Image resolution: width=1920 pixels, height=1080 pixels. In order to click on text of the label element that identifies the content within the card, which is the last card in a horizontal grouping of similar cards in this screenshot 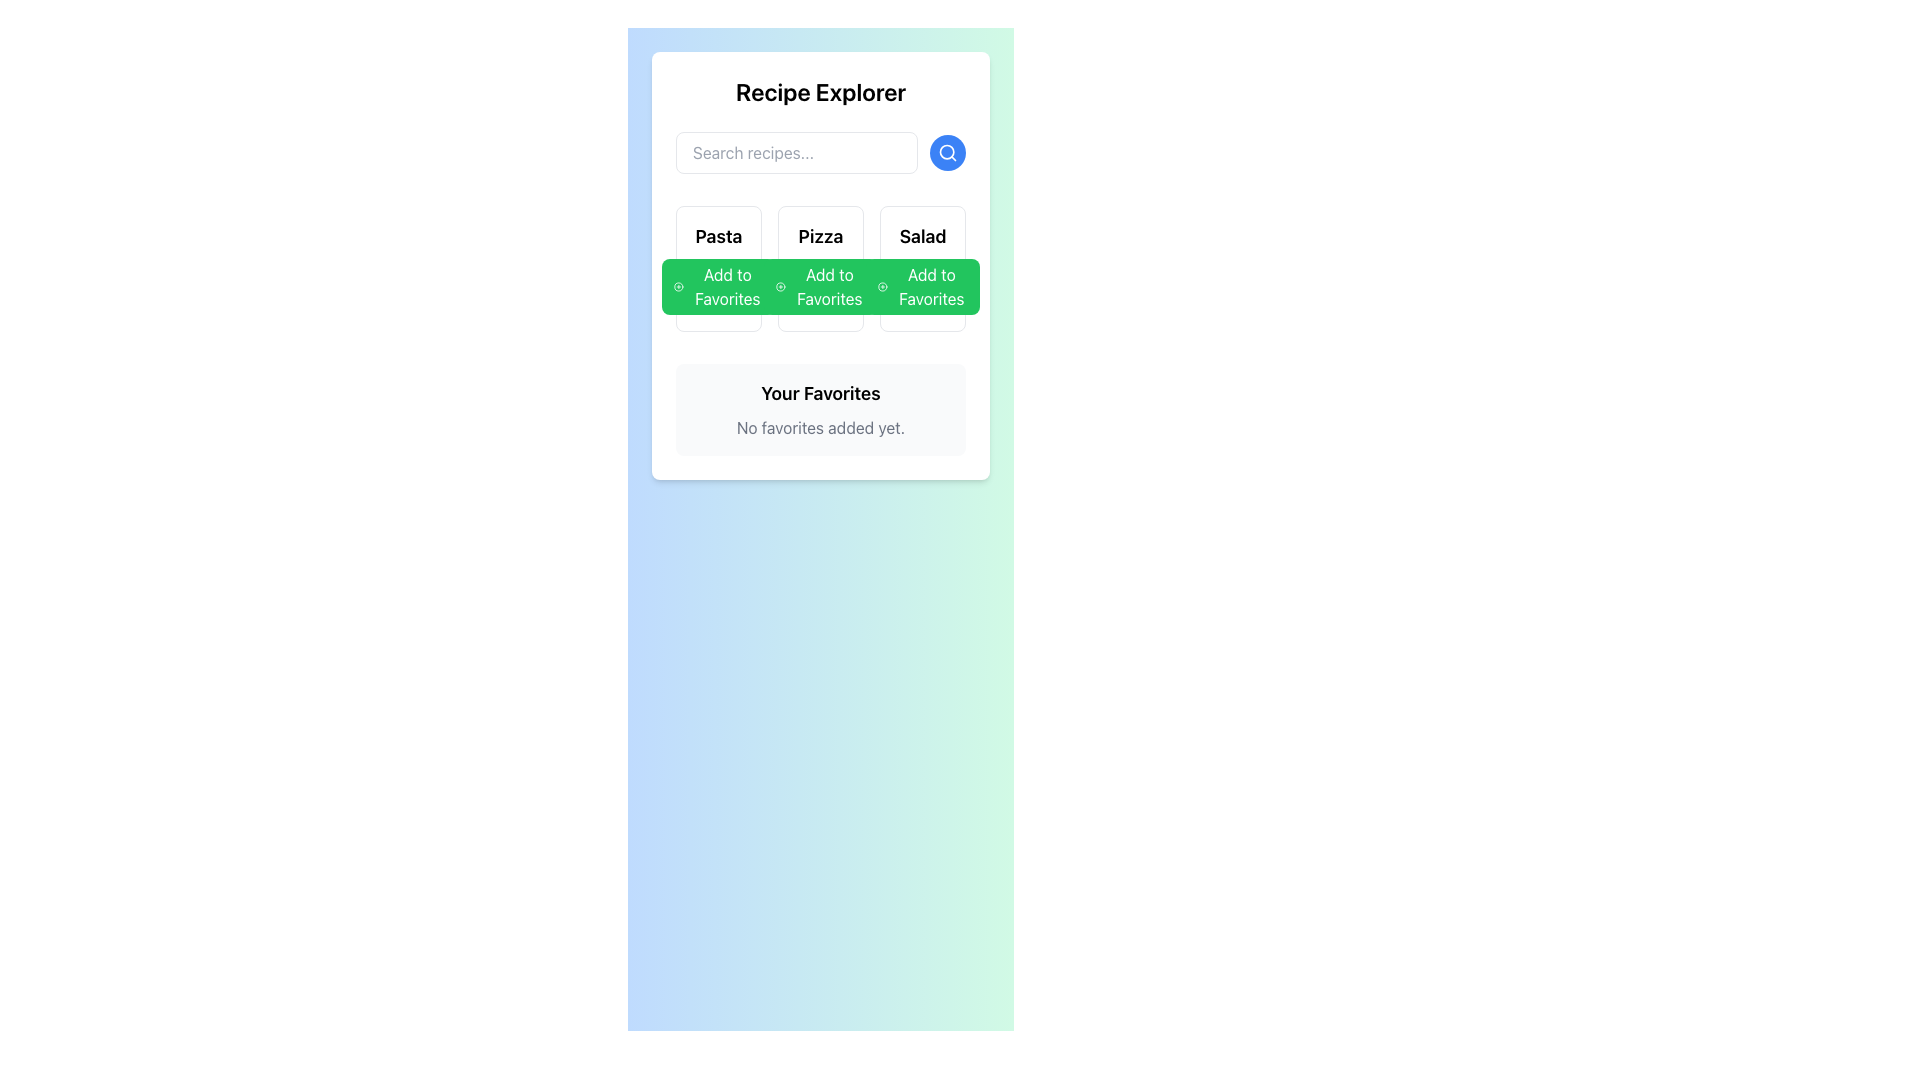, I will do `click(921, 235)`.